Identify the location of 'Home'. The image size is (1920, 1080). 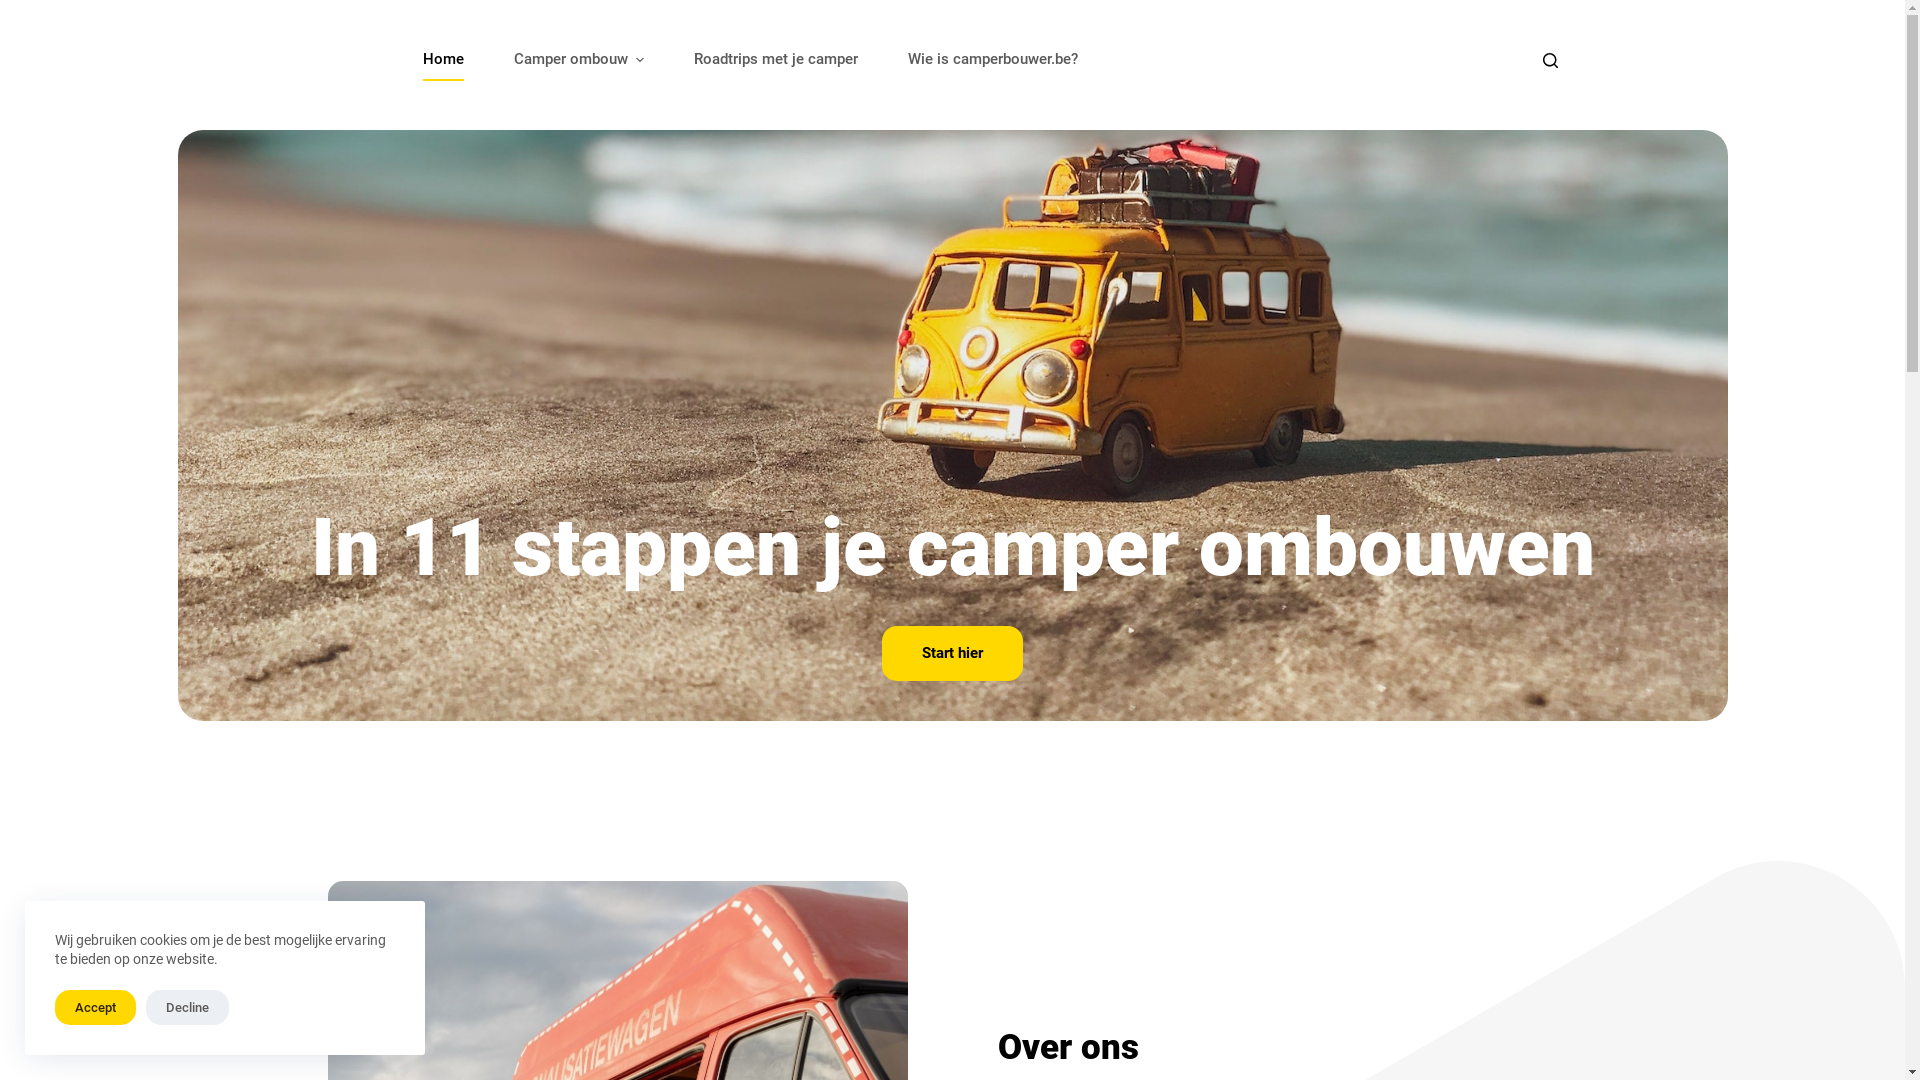
(442, 59).